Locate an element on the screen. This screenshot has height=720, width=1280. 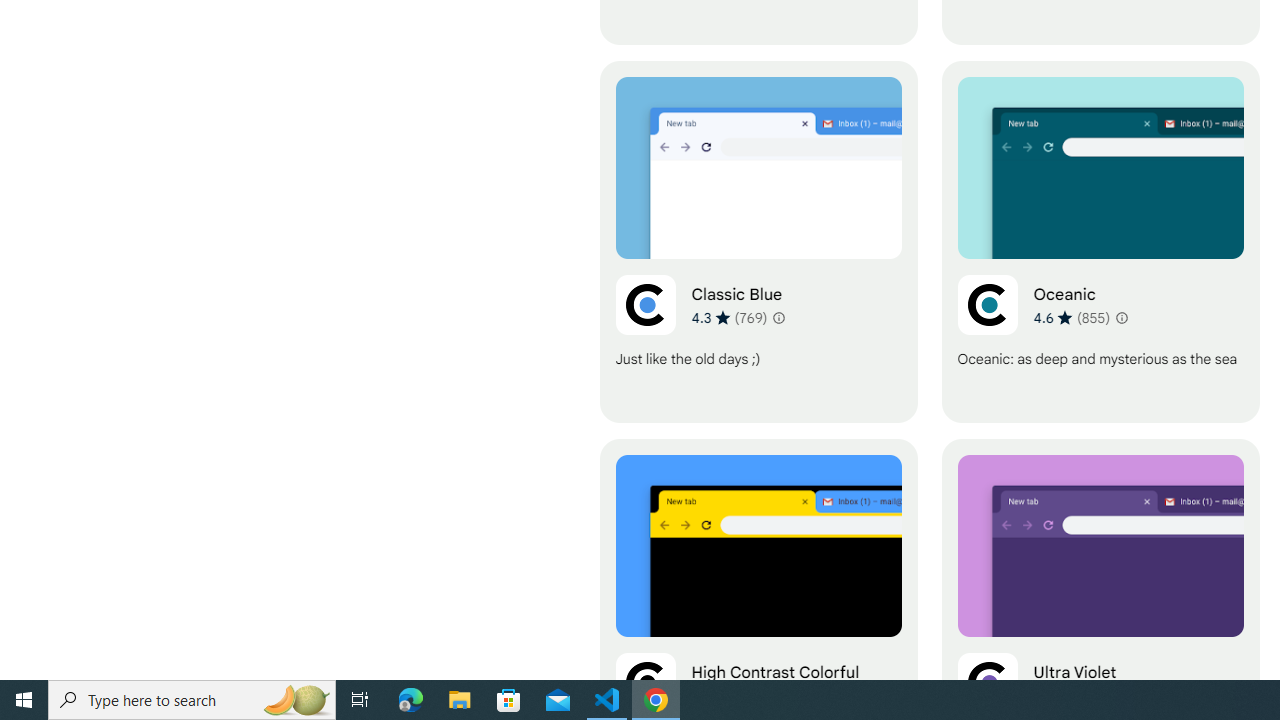
'Learn more about results and reviews "Oceanic"' is located at coordinates (1120, 316).